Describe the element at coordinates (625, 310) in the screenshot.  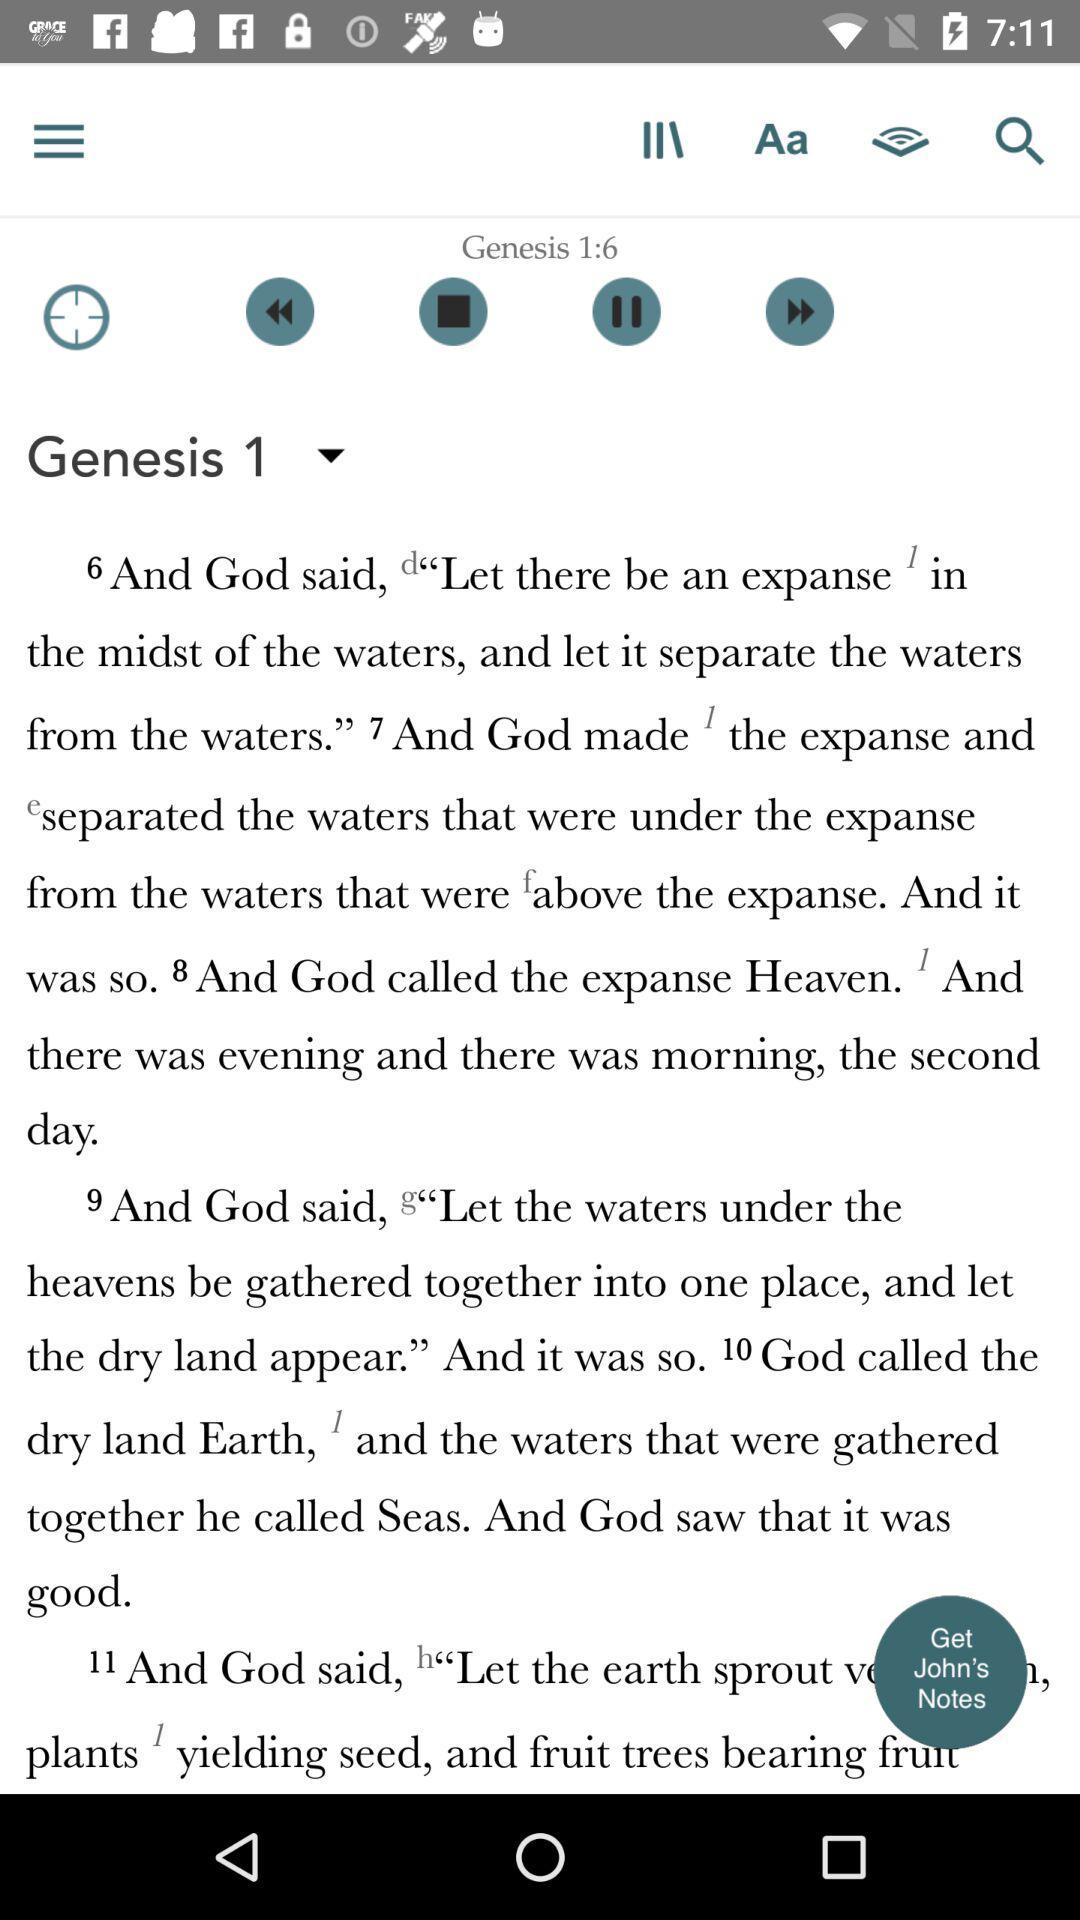
I see `pause playback option` at that location.